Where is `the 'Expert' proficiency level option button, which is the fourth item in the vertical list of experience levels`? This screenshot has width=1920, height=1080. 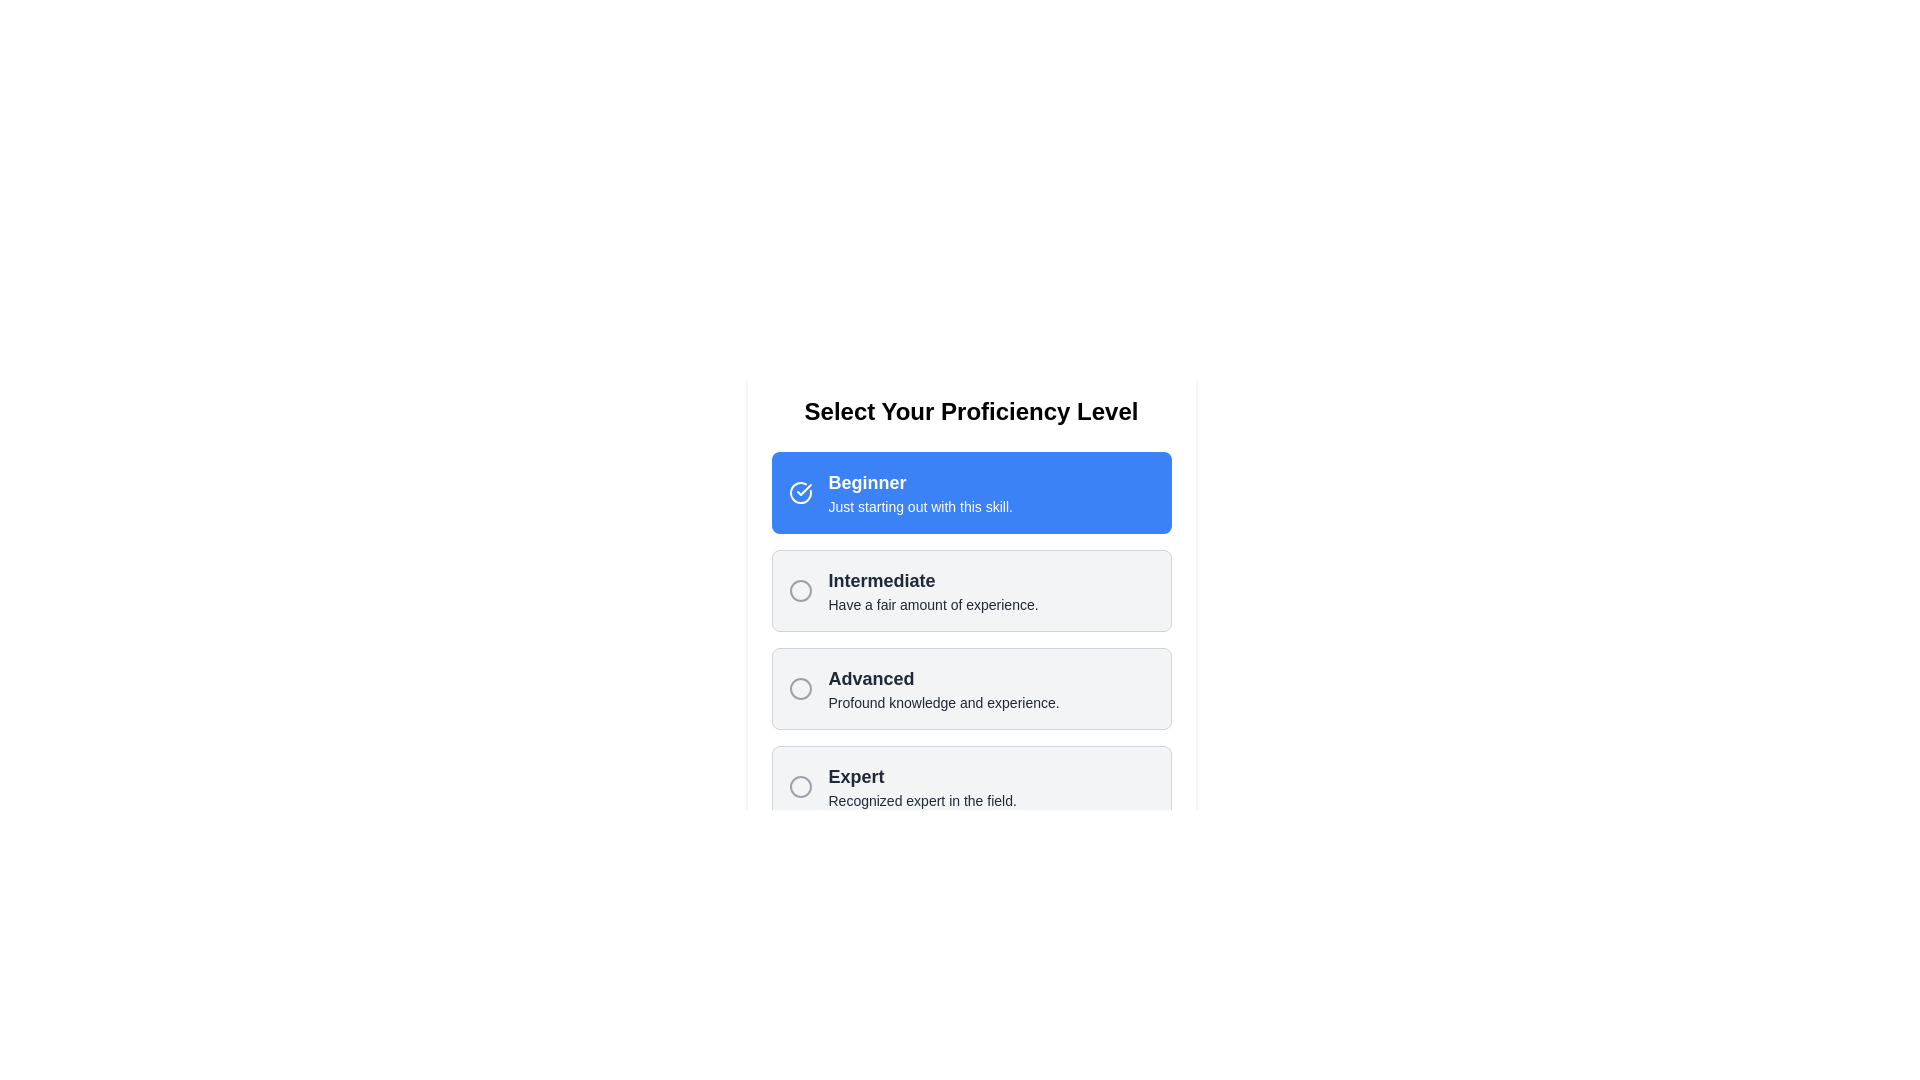 the 'Expert' proficiency level option button, which is the fourth item in the vertical list of experience levels is located at coordinates (971, 785).